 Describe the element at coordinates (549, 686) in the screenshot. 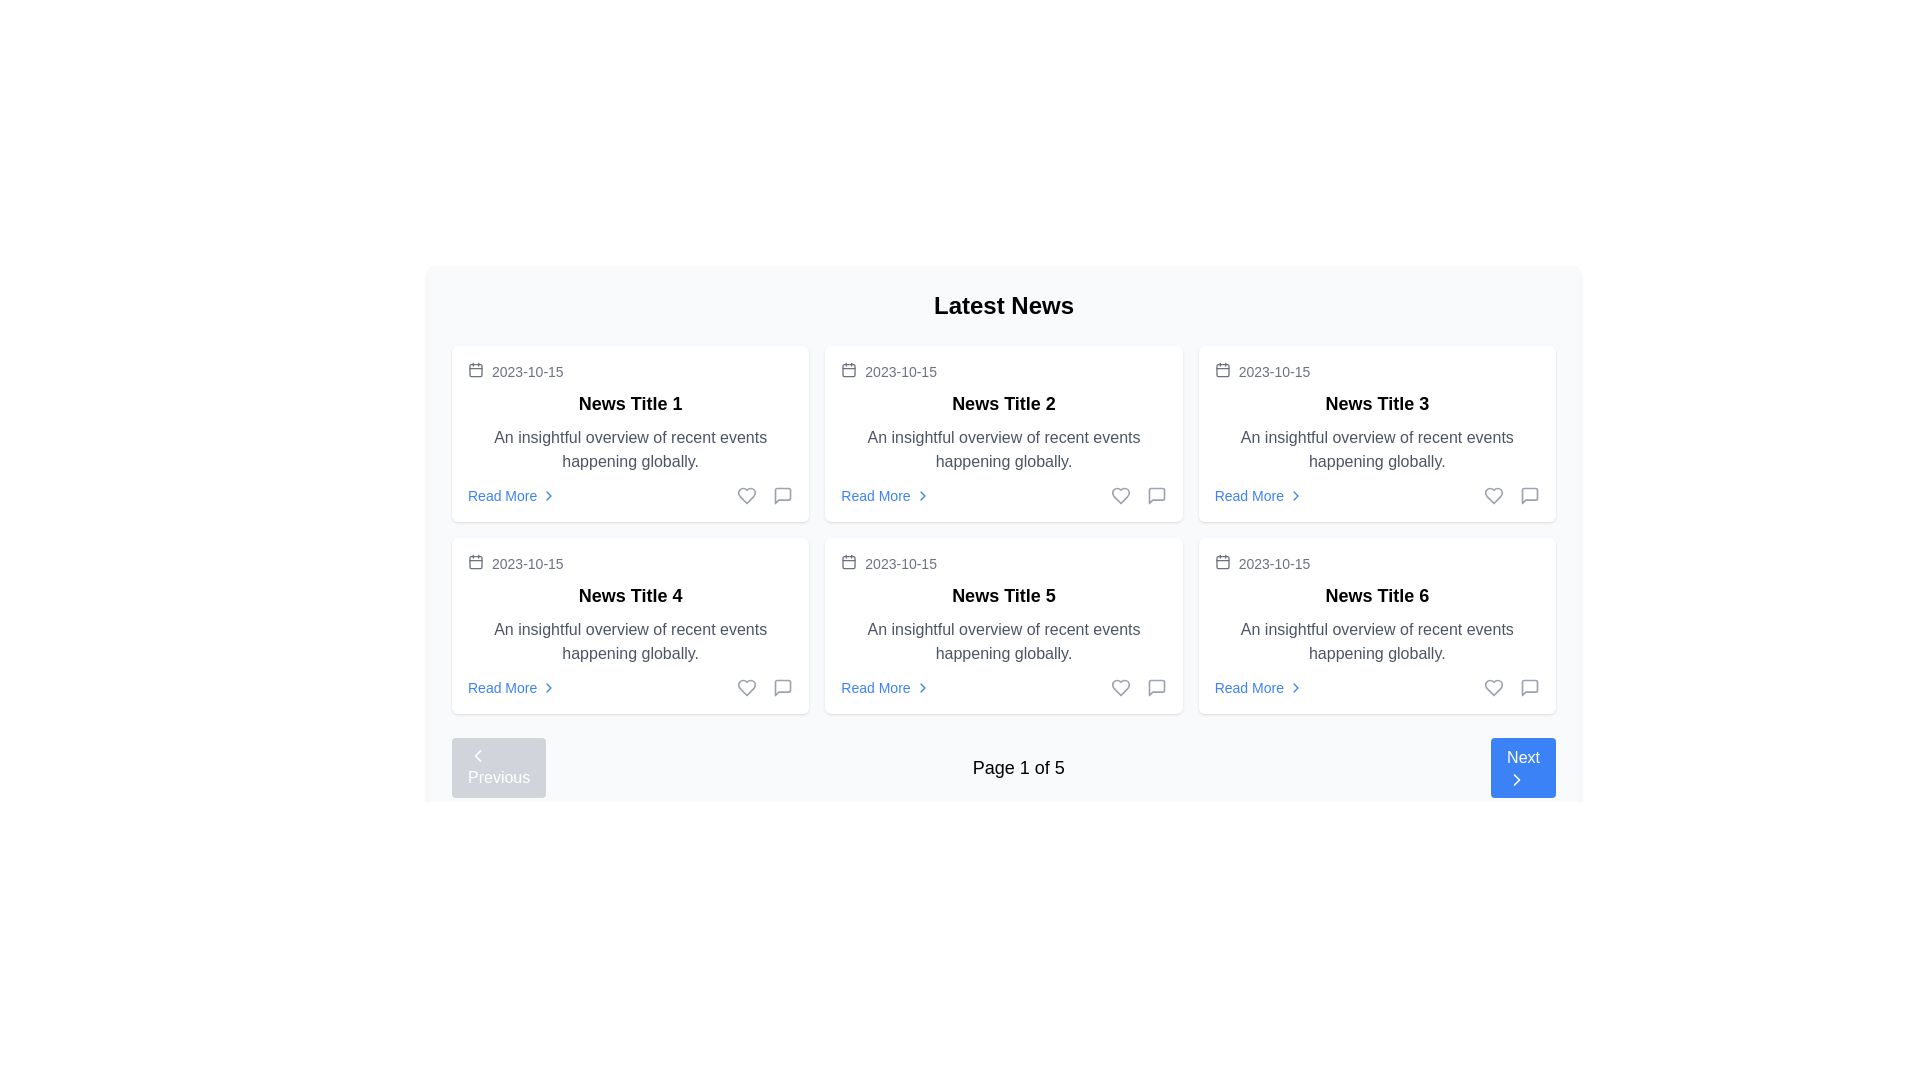

I see `the right-pointing chevron icon located next to the 'Read More' link under the 'News Title 4' section in the 'Latest News' grid layout` at that location.